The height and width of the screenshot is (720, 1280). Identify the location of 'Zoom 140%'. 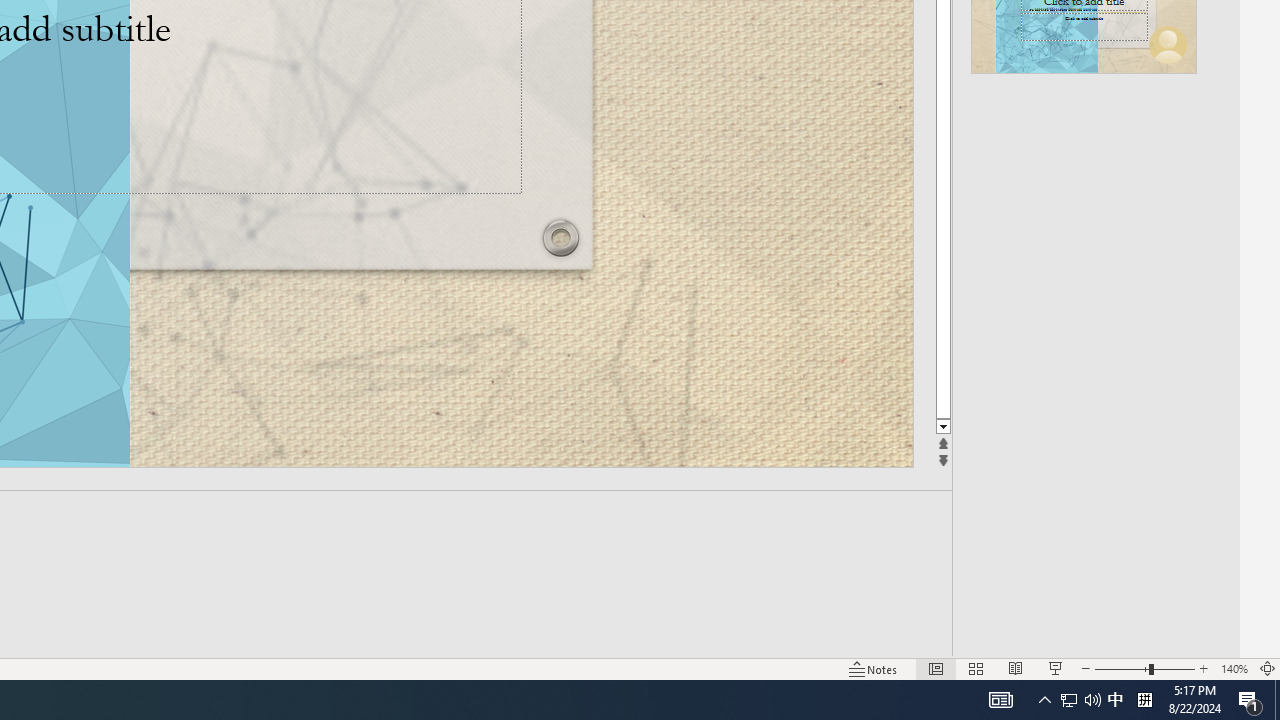
(1233, 669).